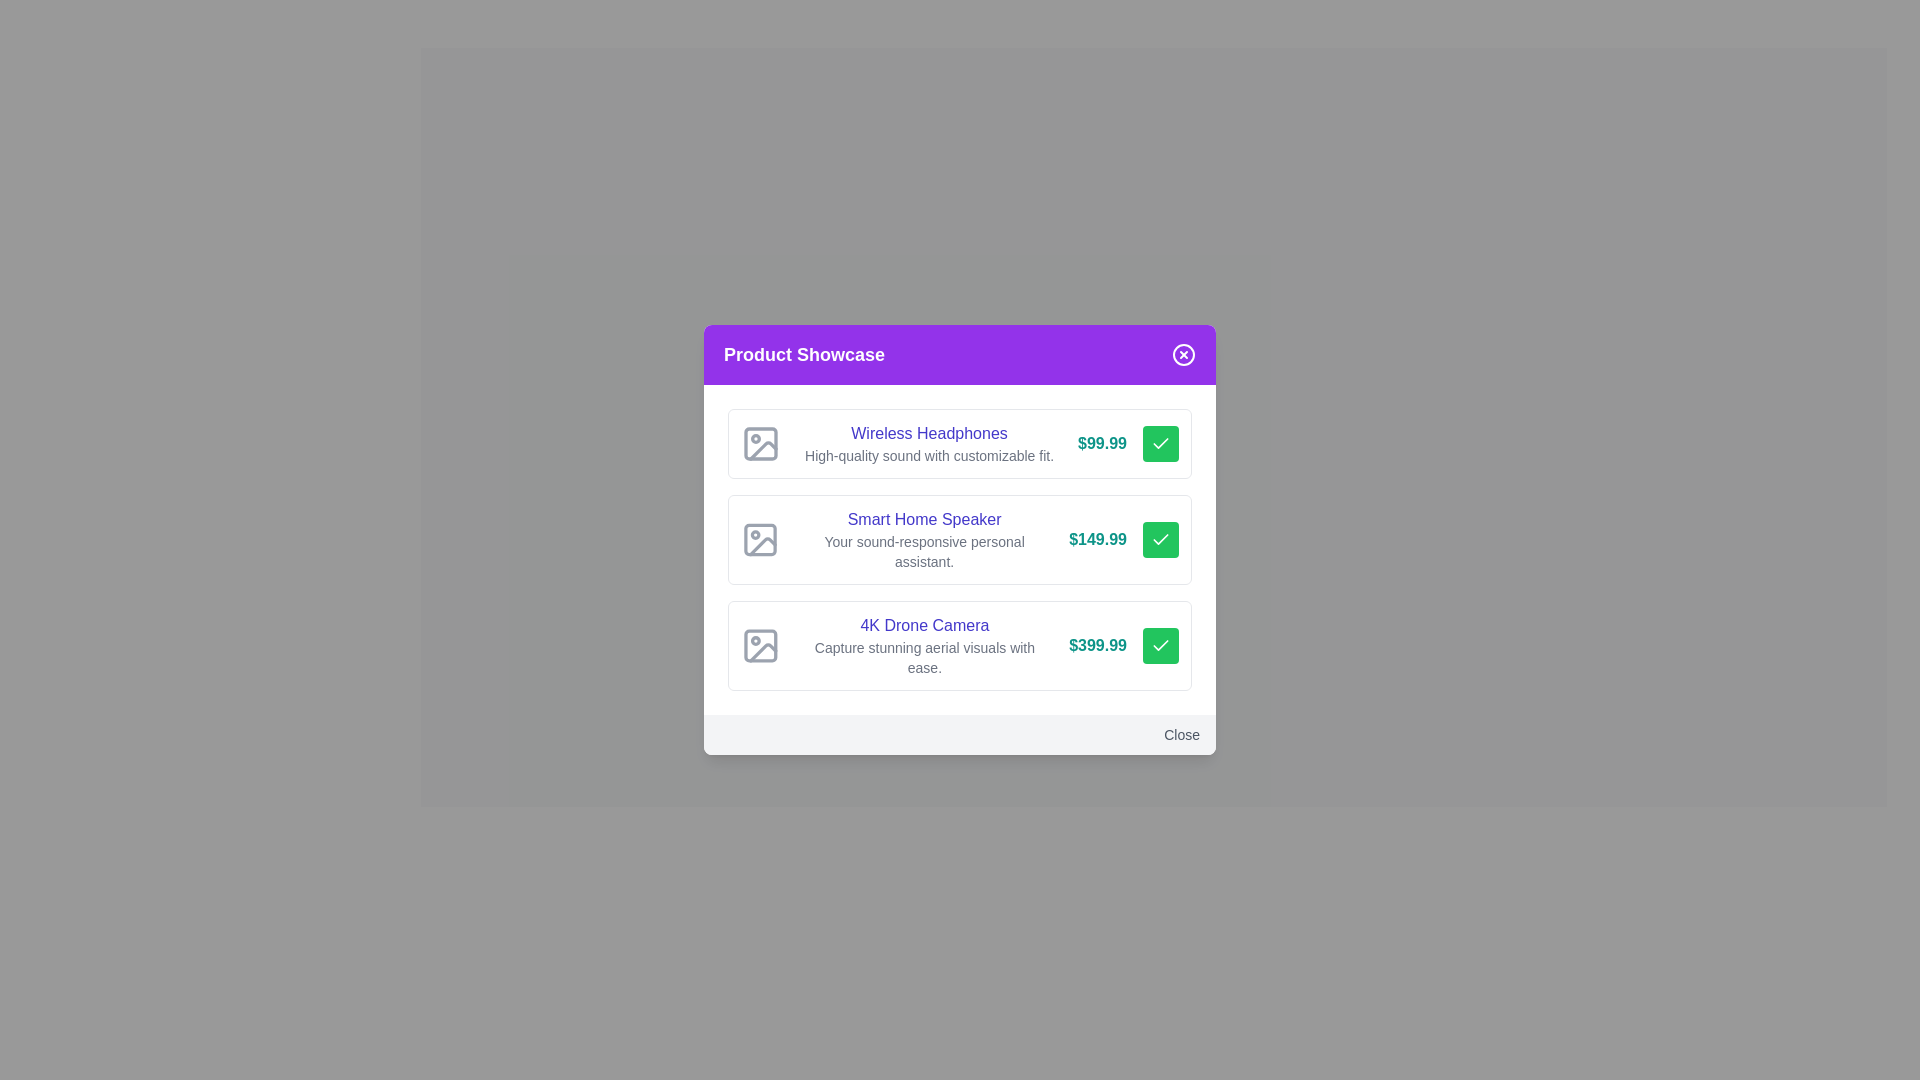  Describe the element at coordinates (1184, 353) in the screenshot. I see `the circular dismiss icon with a cross symbol located in the top-right corner of the 'Product Showcase' header` at that location.